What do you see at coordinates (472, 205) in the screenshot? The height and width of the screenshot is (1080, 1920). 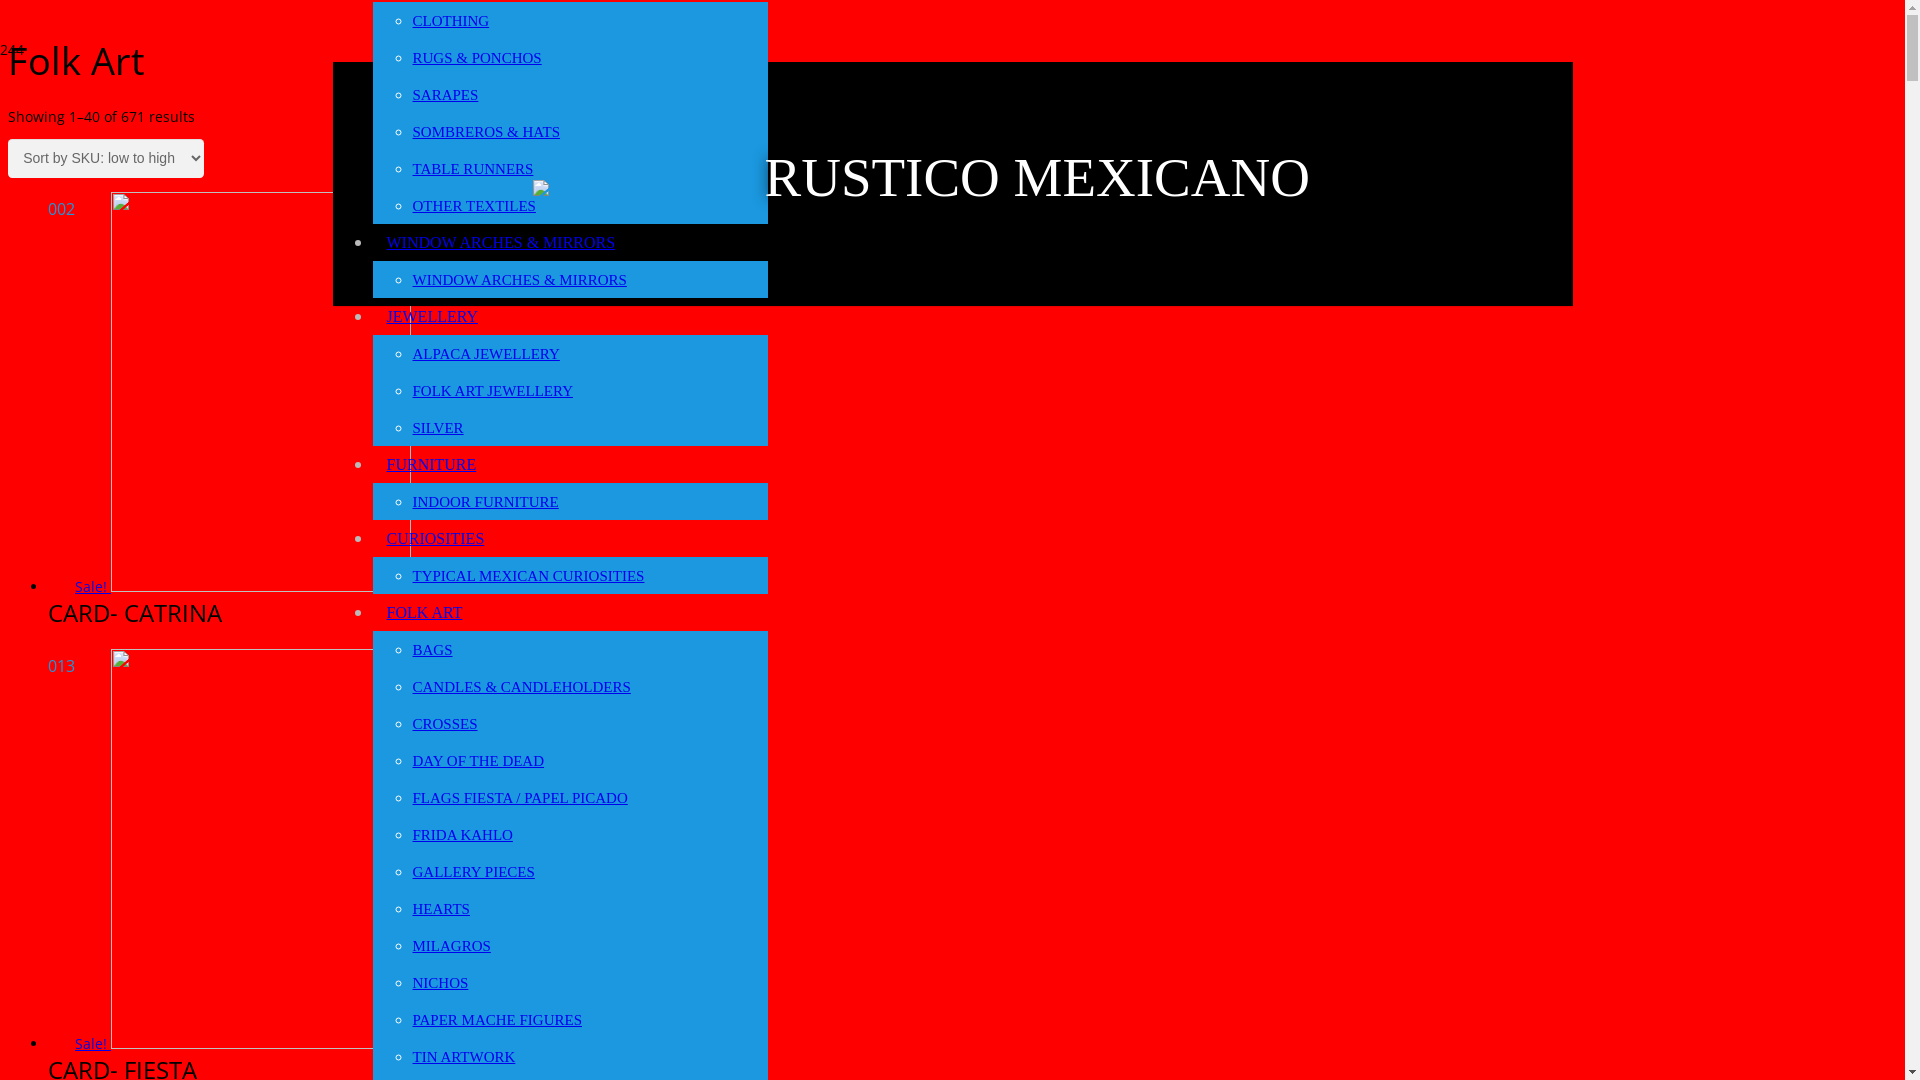 I see `'OTHER TEXTILES'` at bounding box center [472, 205].